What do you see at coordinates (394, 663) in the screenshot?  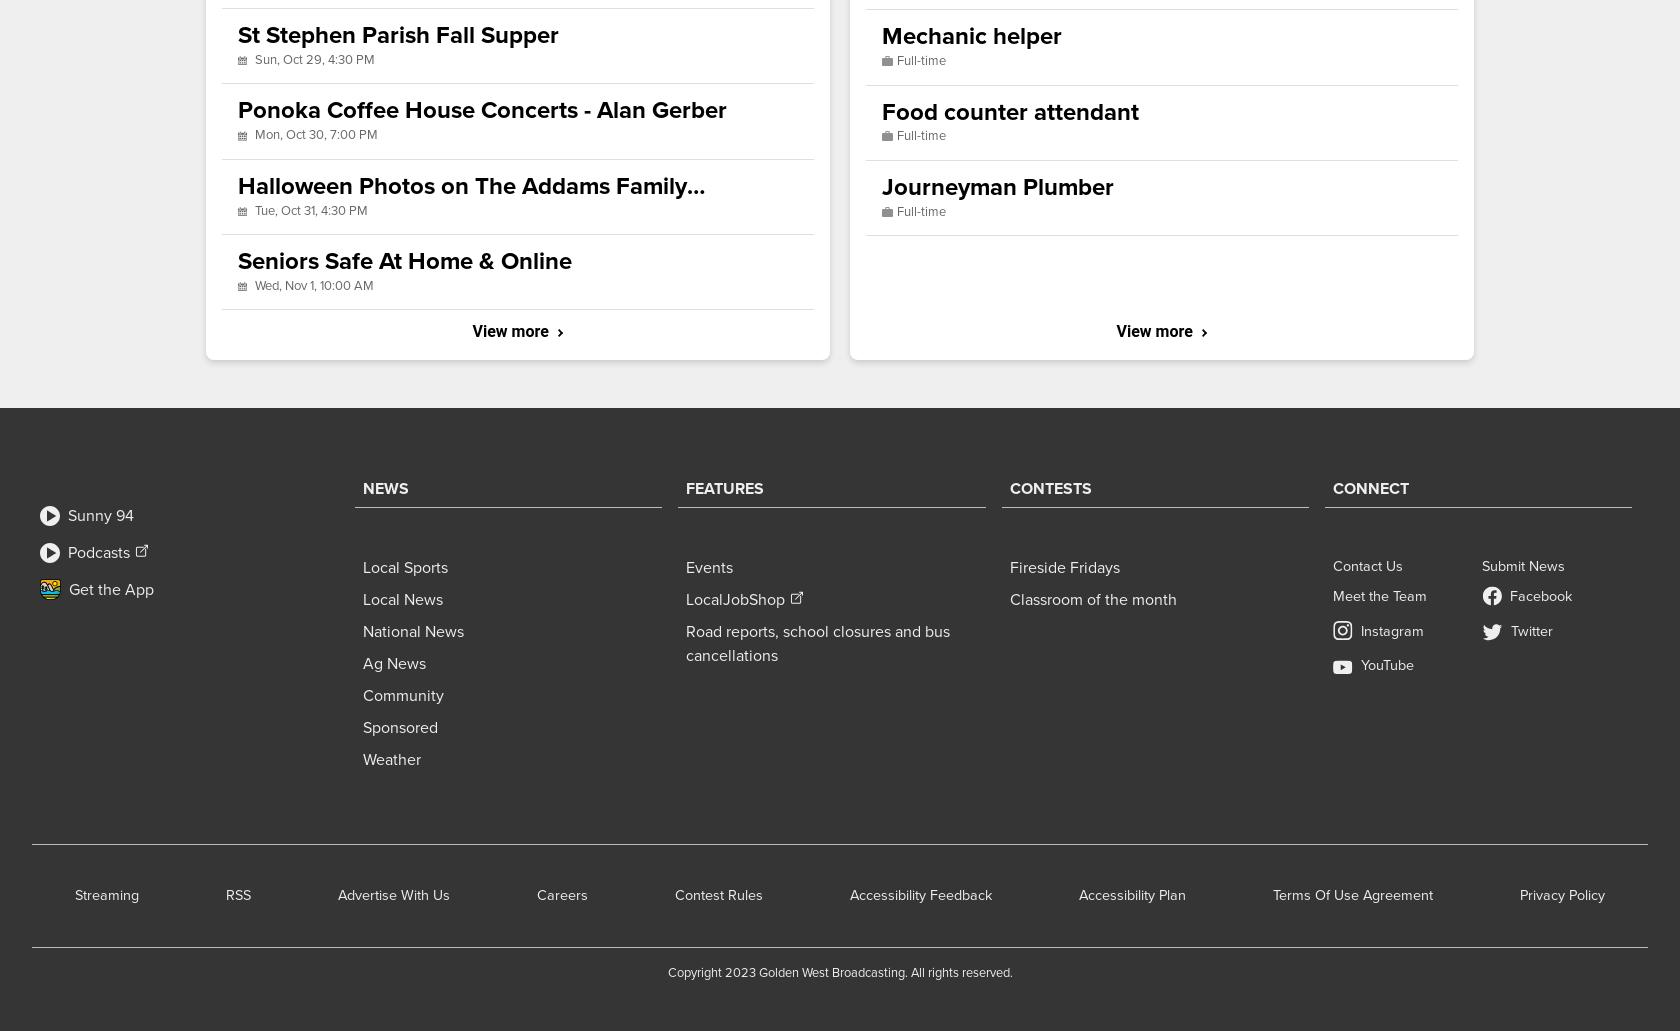 I see `'Ag News'` at bounding box center [394, 663].